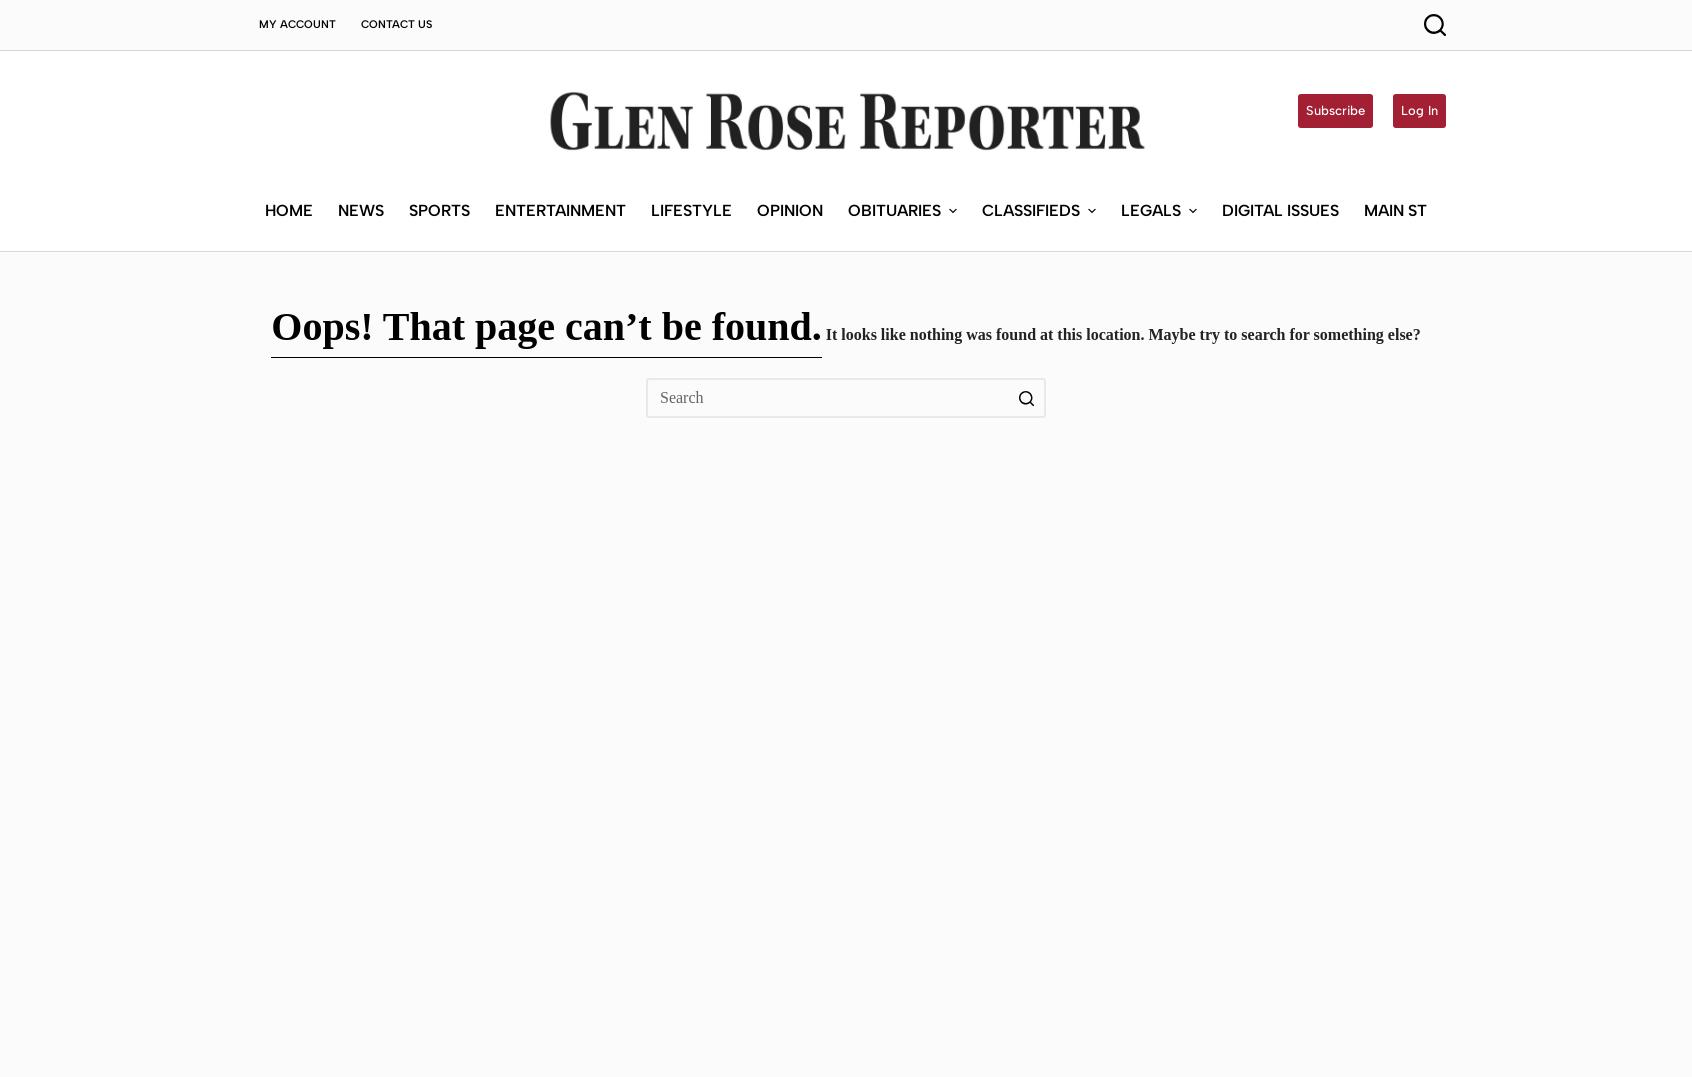  What do you see at coordinates (336, 63) in the screenshot?
I see `'News'` at bounding box center [336, 63].